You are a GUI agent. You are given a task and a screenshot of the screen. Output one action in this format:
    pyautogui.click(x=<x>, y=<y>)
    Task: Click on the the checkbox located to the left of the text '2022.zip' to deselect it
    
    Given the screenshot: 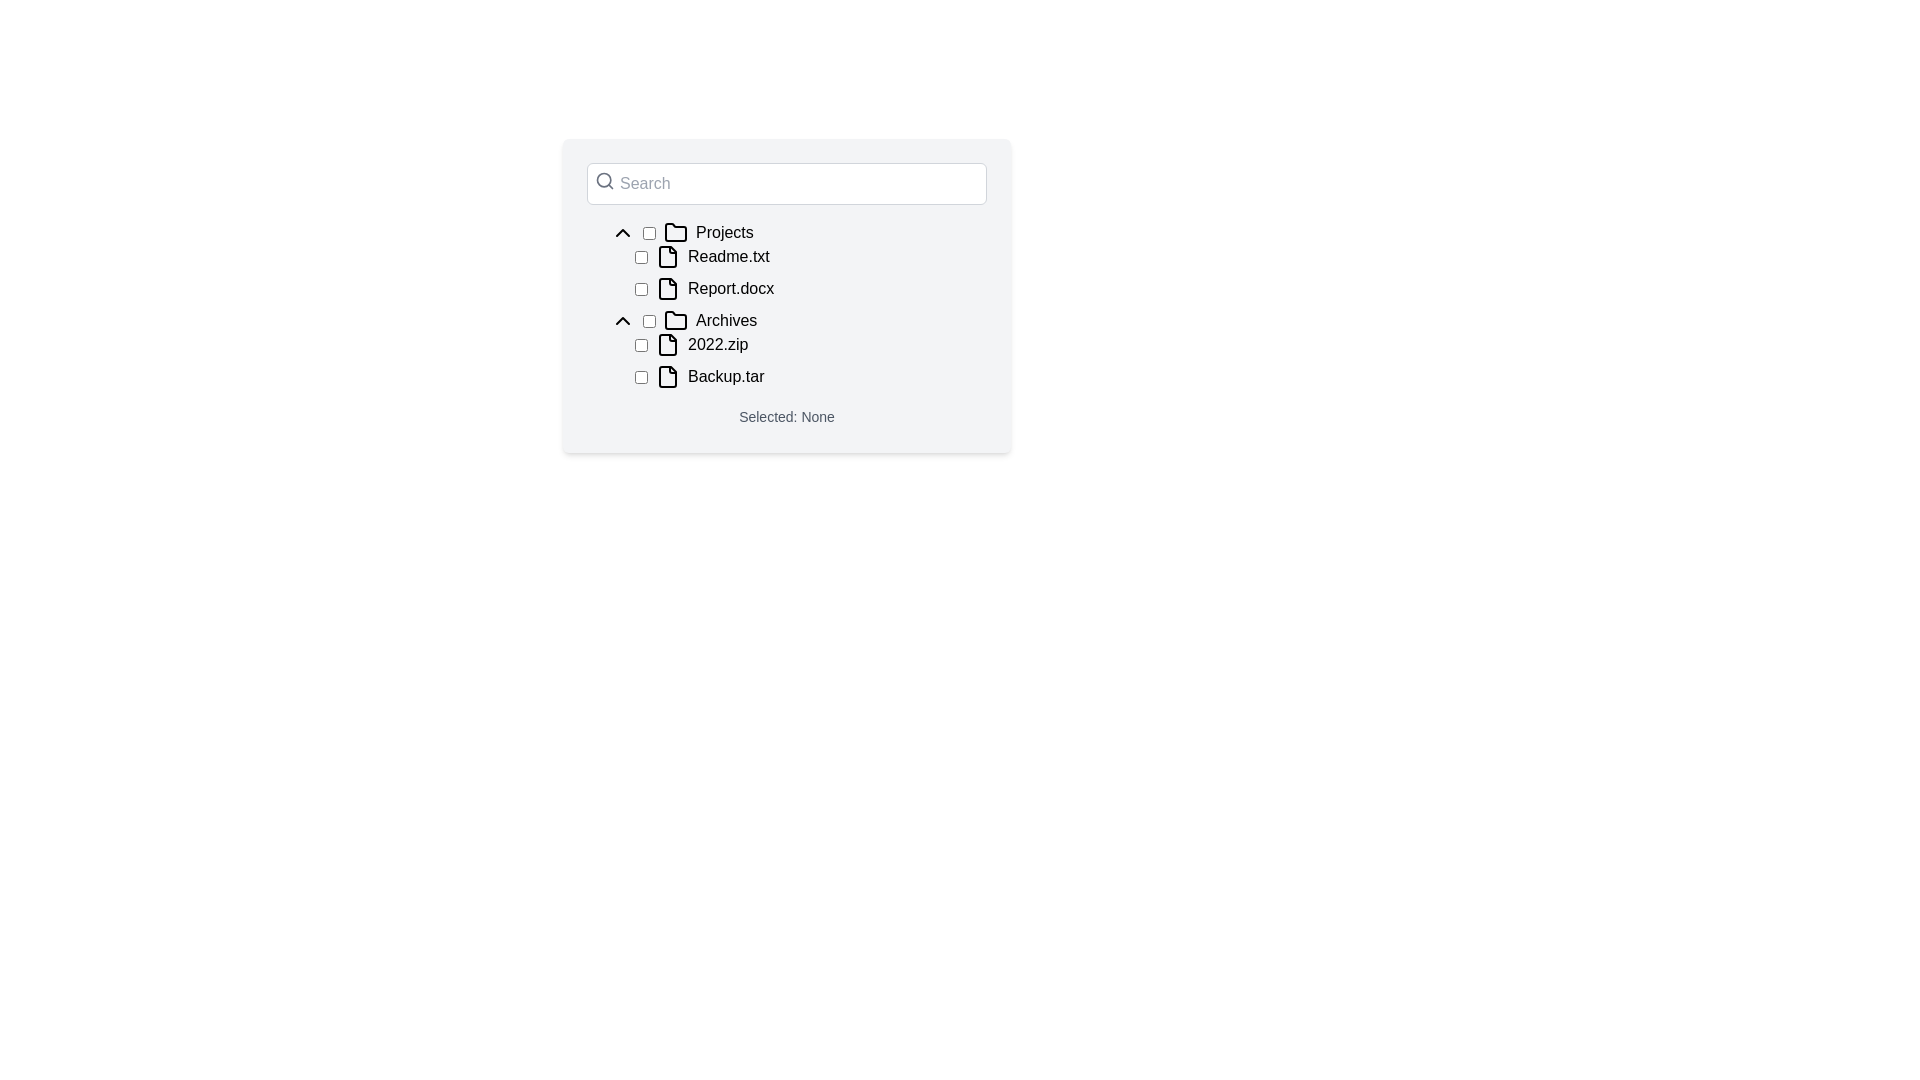 What is the action you would take?
    pyautogui.click(x=641, y=343)
    